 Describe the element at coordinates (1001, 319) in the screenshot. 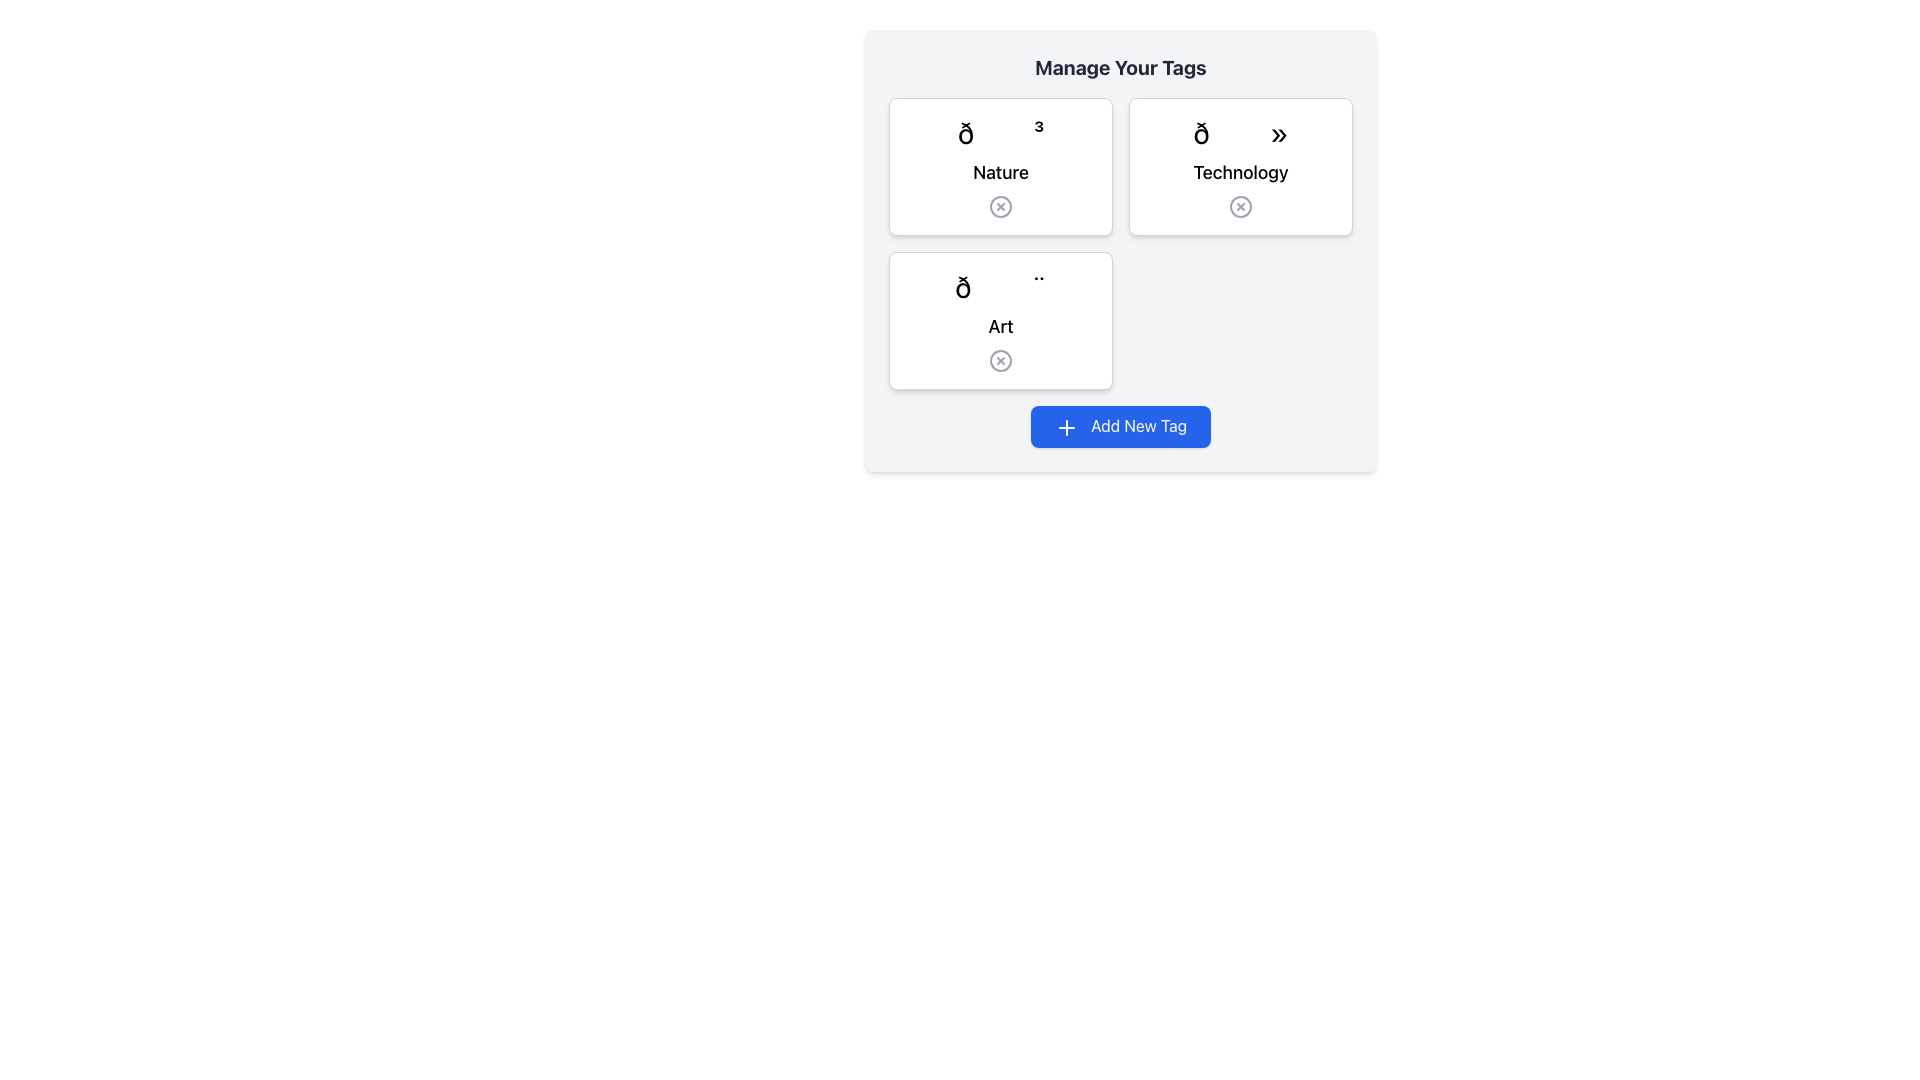

I see `the 'Art' category card located in the bottom-left of the 'Manage Your Tags' grid` at that location.